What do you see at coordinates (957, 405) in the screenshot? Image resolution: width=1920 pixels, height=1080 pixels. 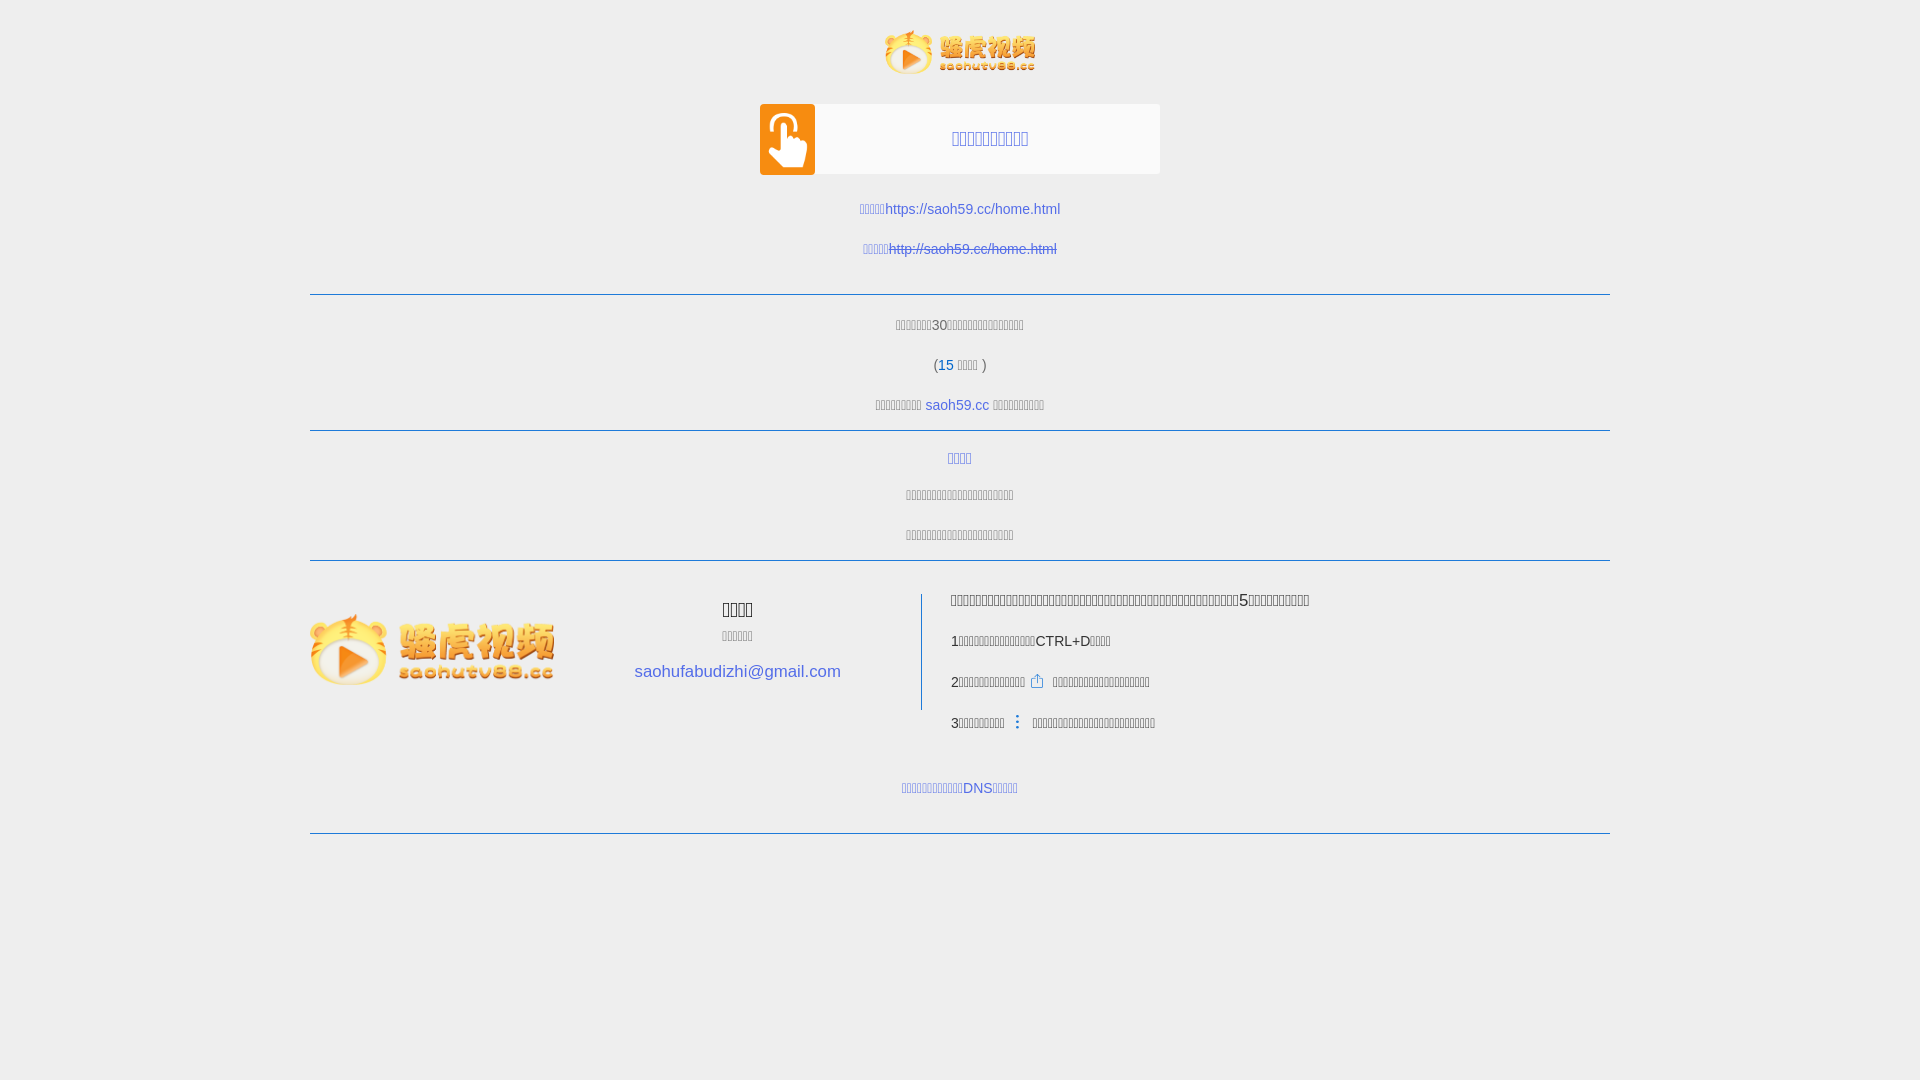 I see `'saoh59.cc'` at bounding box center [957, 405].